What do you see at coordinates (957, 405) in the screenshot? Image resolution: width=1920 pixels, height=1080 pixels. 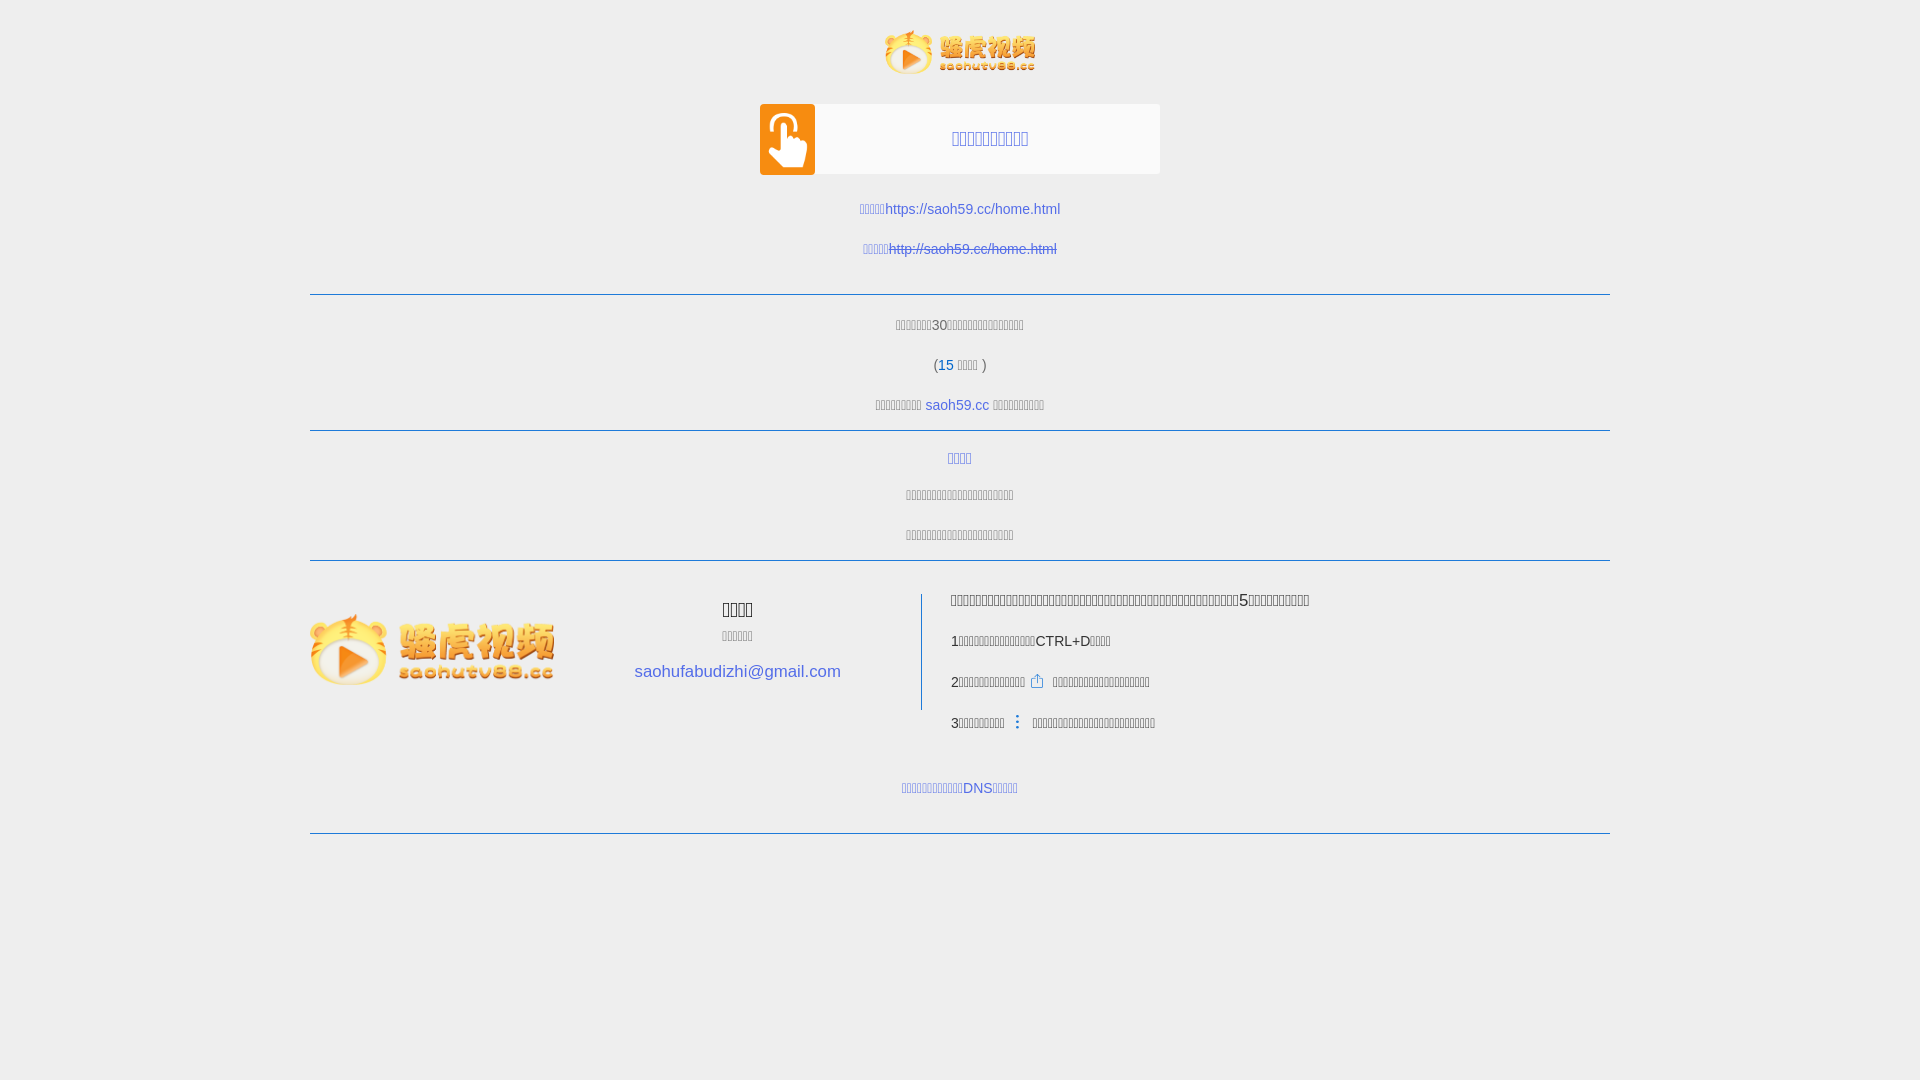 I see `'saoh59.cc'` at bounding box center [957, 405].